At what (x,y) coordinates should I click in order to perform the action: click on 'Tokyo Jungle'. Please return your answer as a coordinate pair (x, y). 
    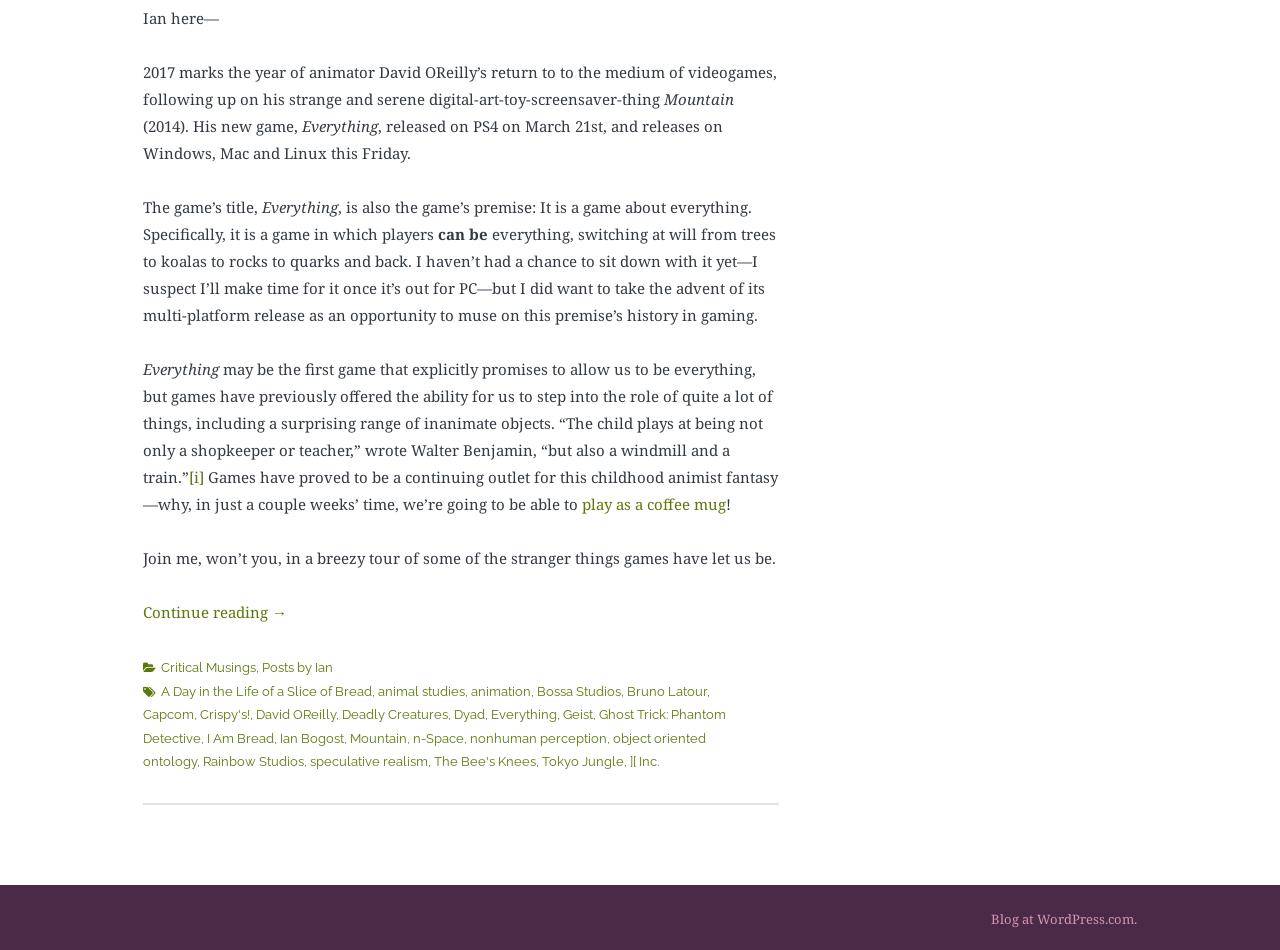
    Looking at the image, I should click on (582, 760).